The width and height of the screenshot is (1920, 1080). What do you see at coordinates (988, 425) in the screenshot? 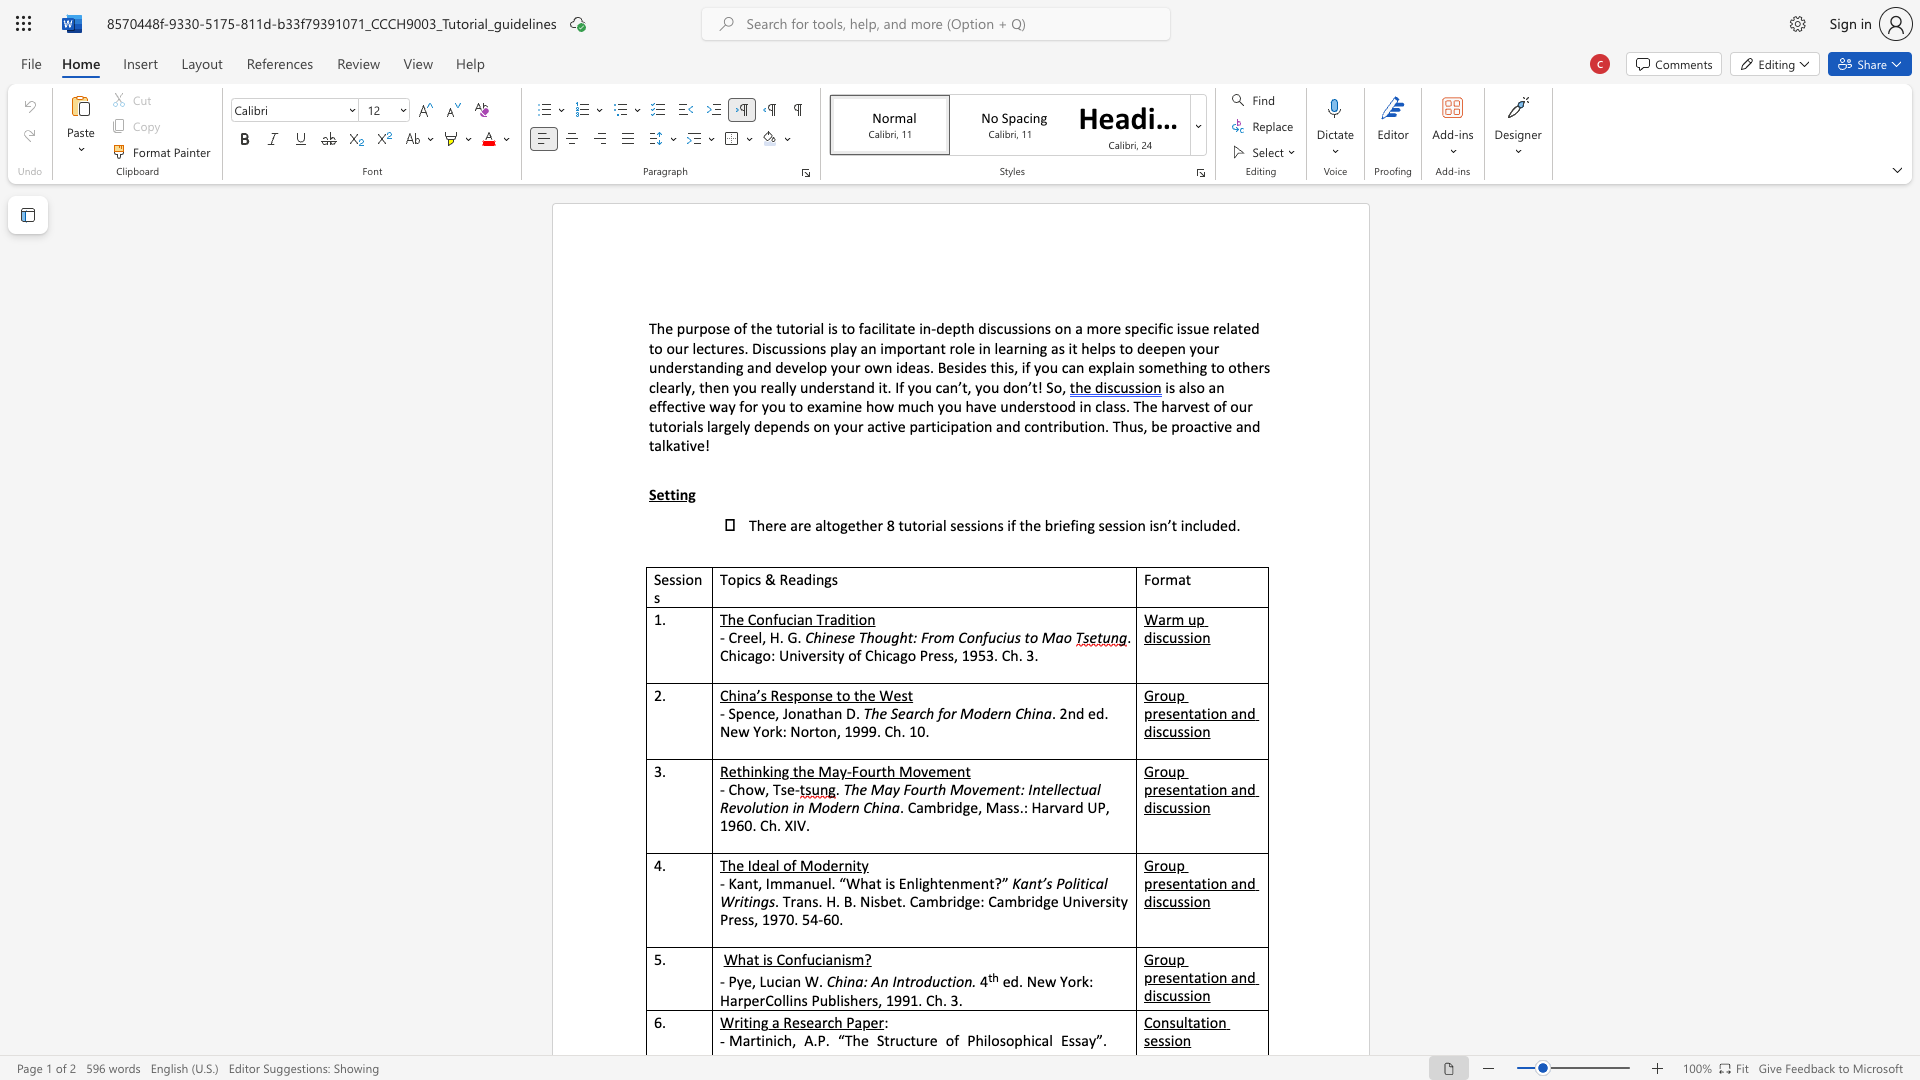
I see `the 1th character "n" in the text` at bounding box center [988, 425].